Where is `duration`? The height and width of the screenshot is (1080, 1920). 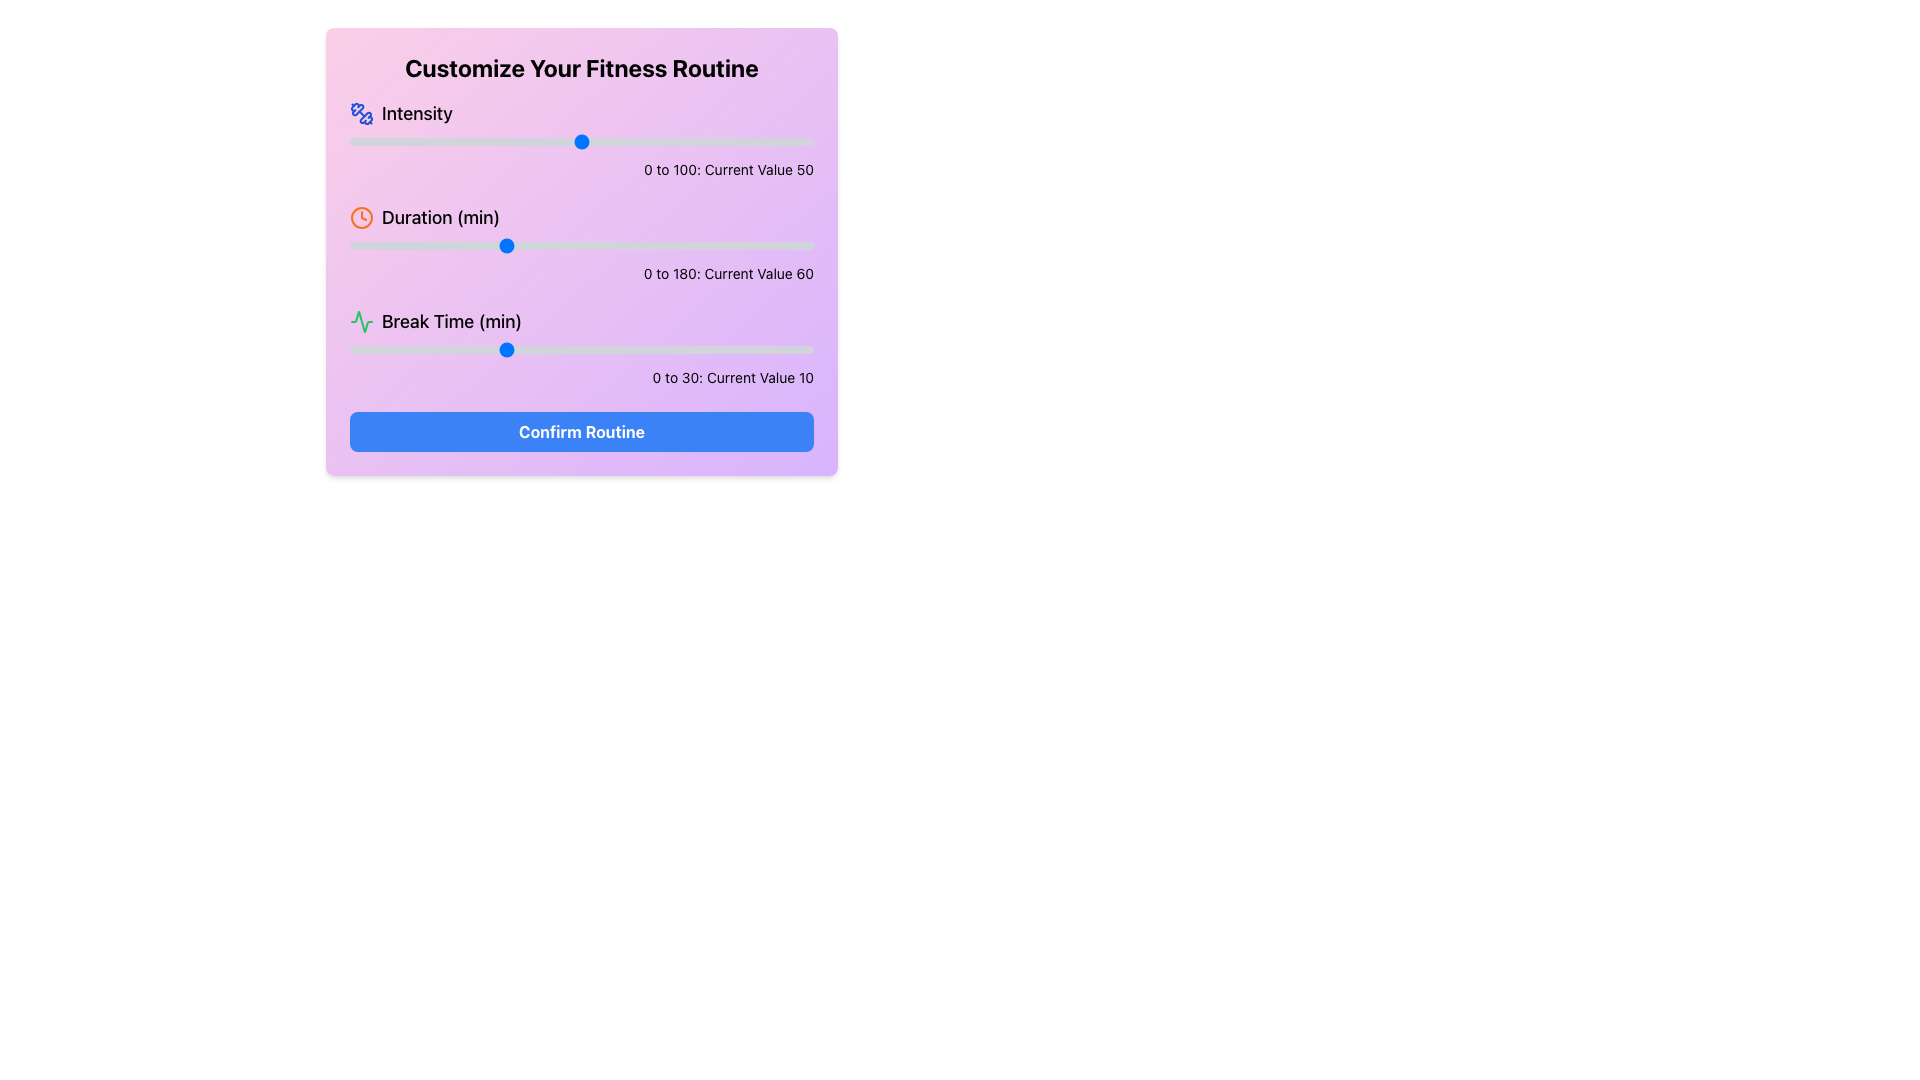
duration is located at coordinates (578, 245).